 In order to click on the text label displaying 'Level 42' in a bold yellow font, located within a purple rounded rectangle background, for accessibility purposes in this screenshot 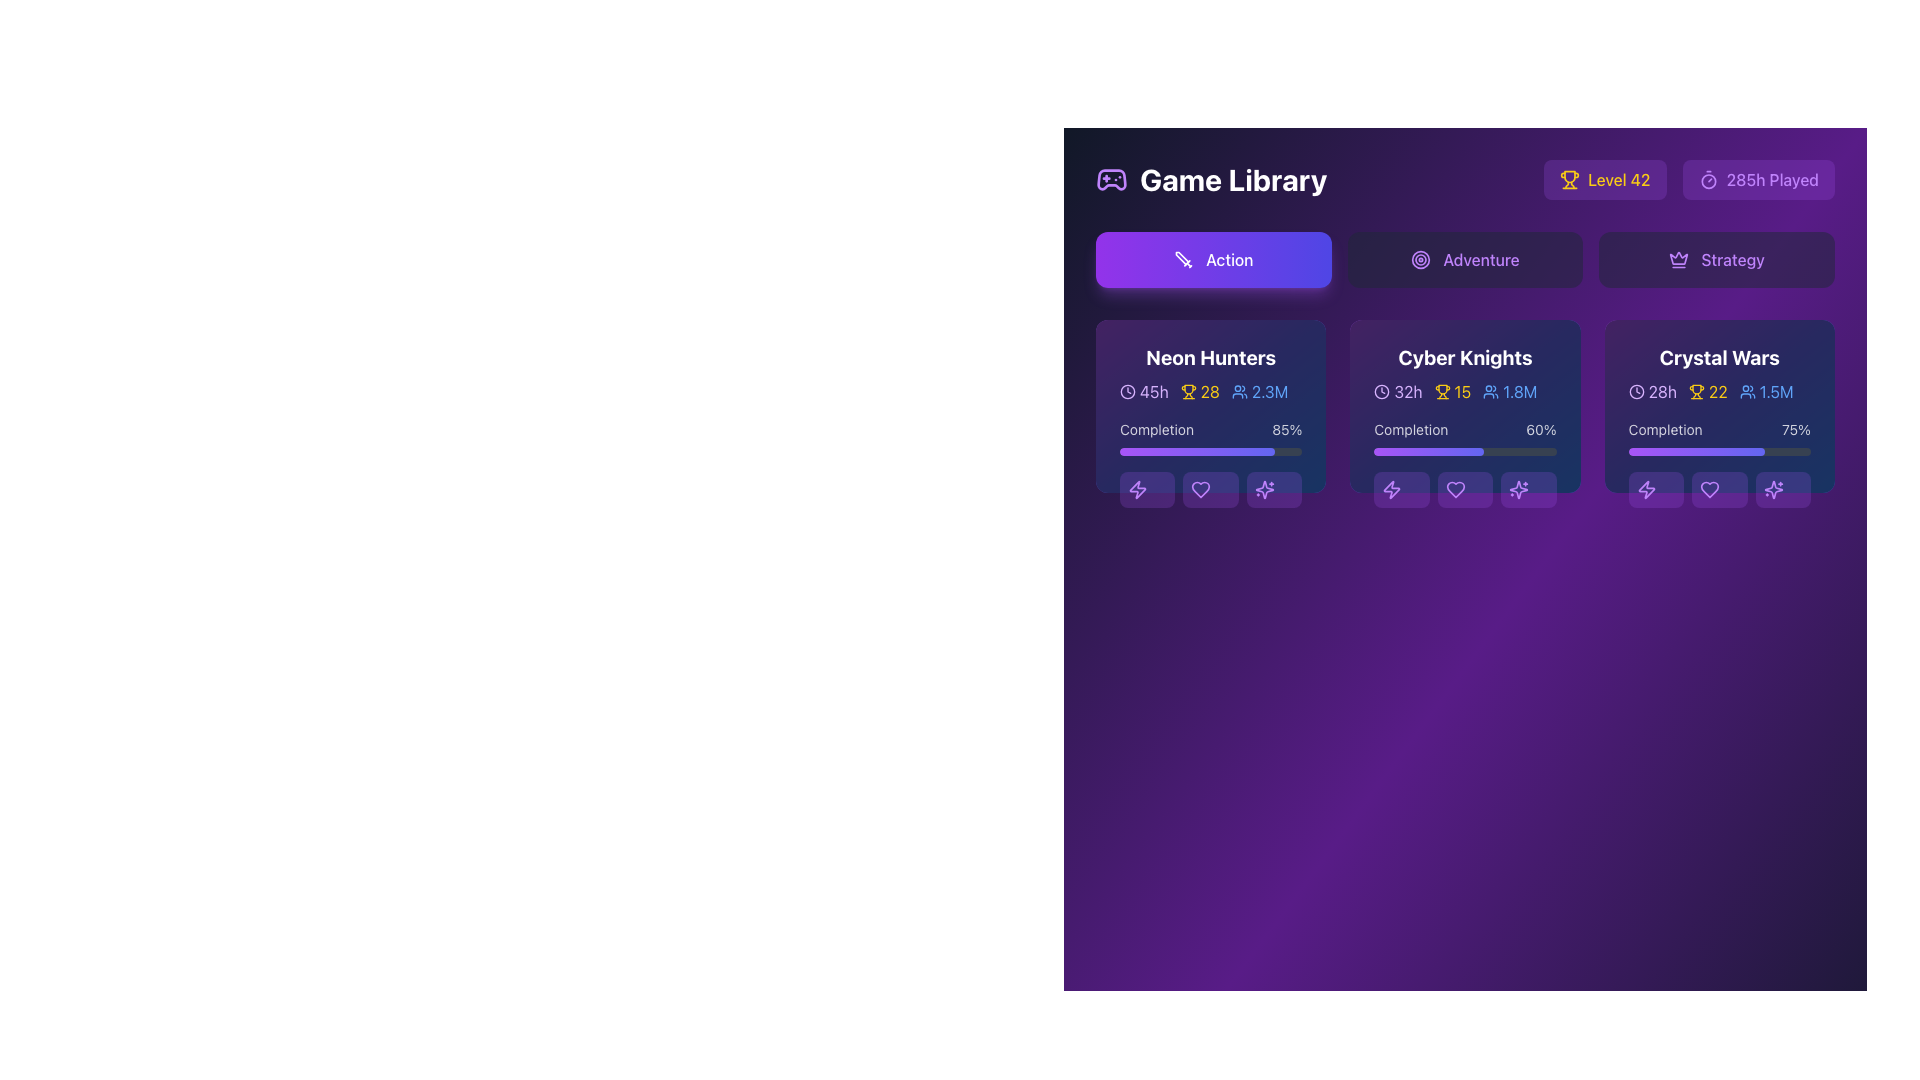, I will do `click(1619, 180)`.